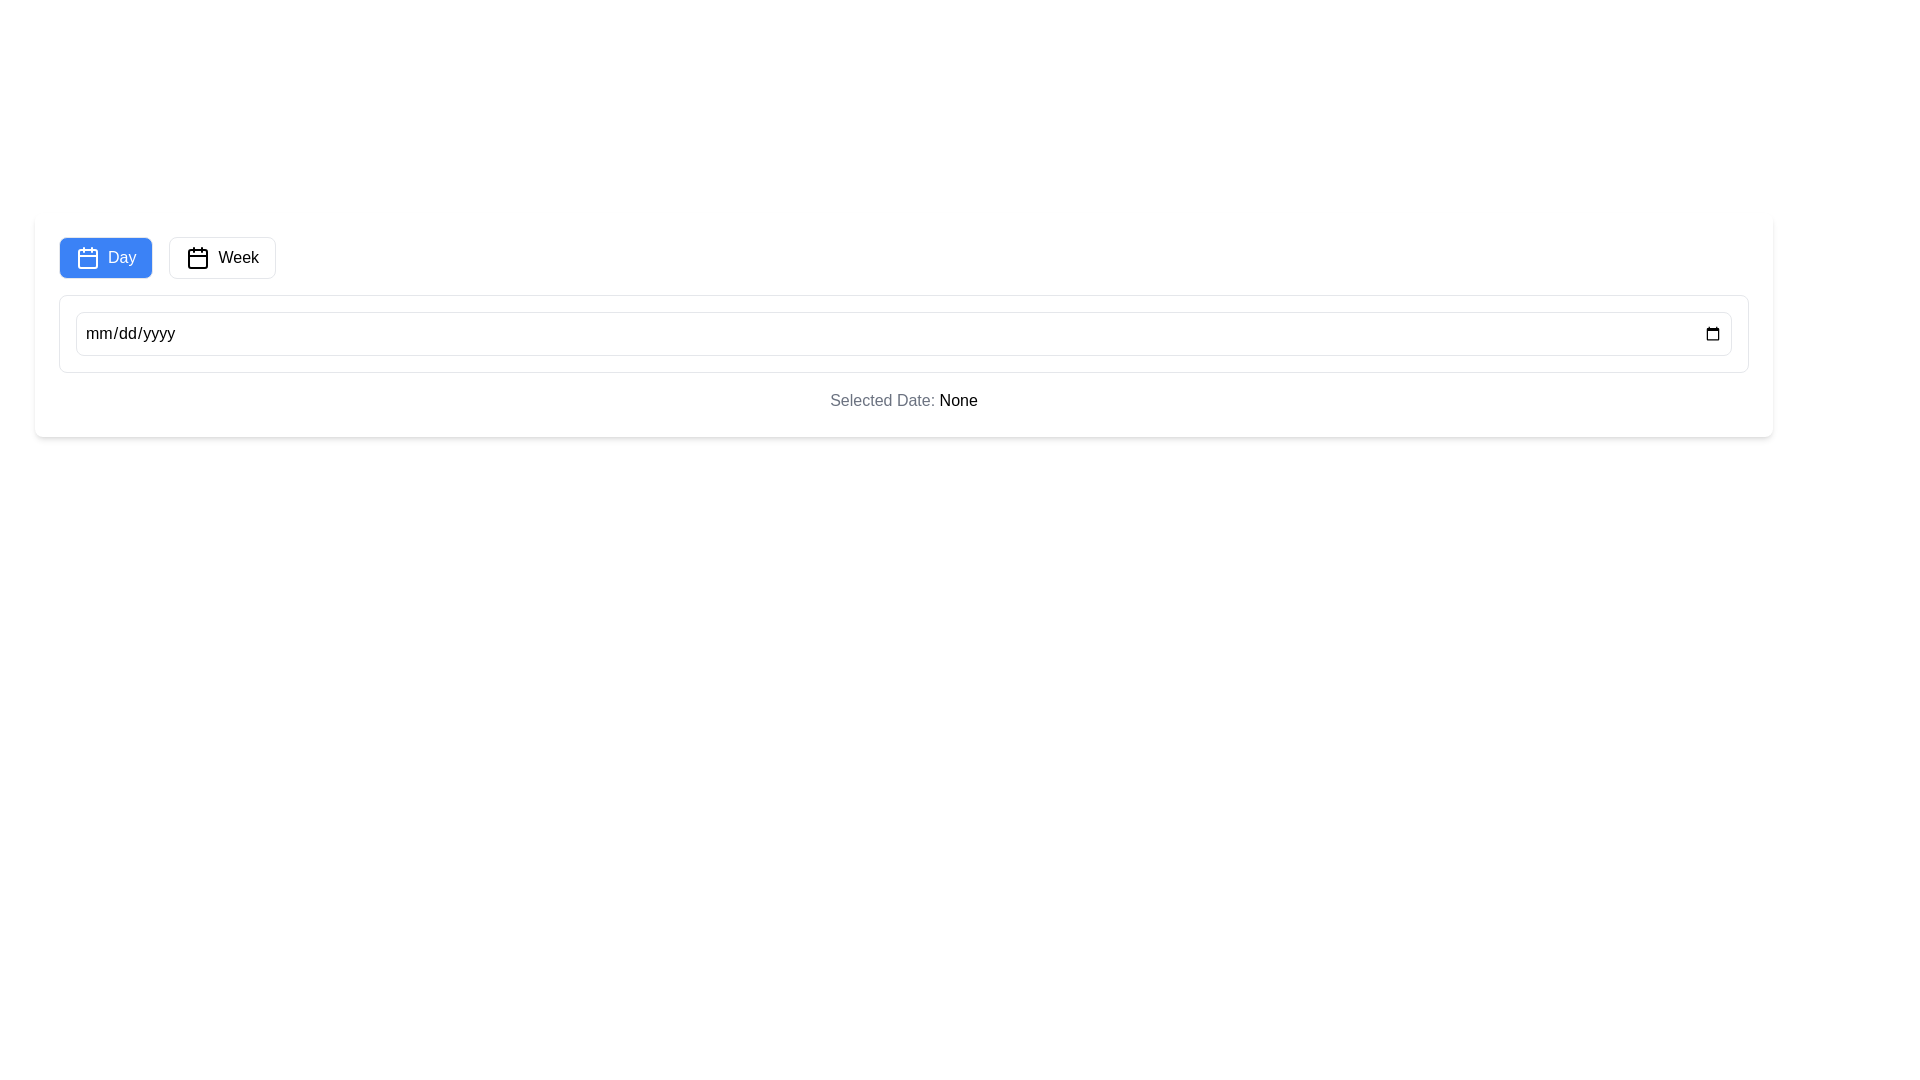 This screenshot has width=1920, height=1080. Describe the element at coordinates (86, 257) in the screenshot. I see `the leftmost calendar icon within the blue 'Day' button, which has a rounded square outline and a header bar at the top` at that location.